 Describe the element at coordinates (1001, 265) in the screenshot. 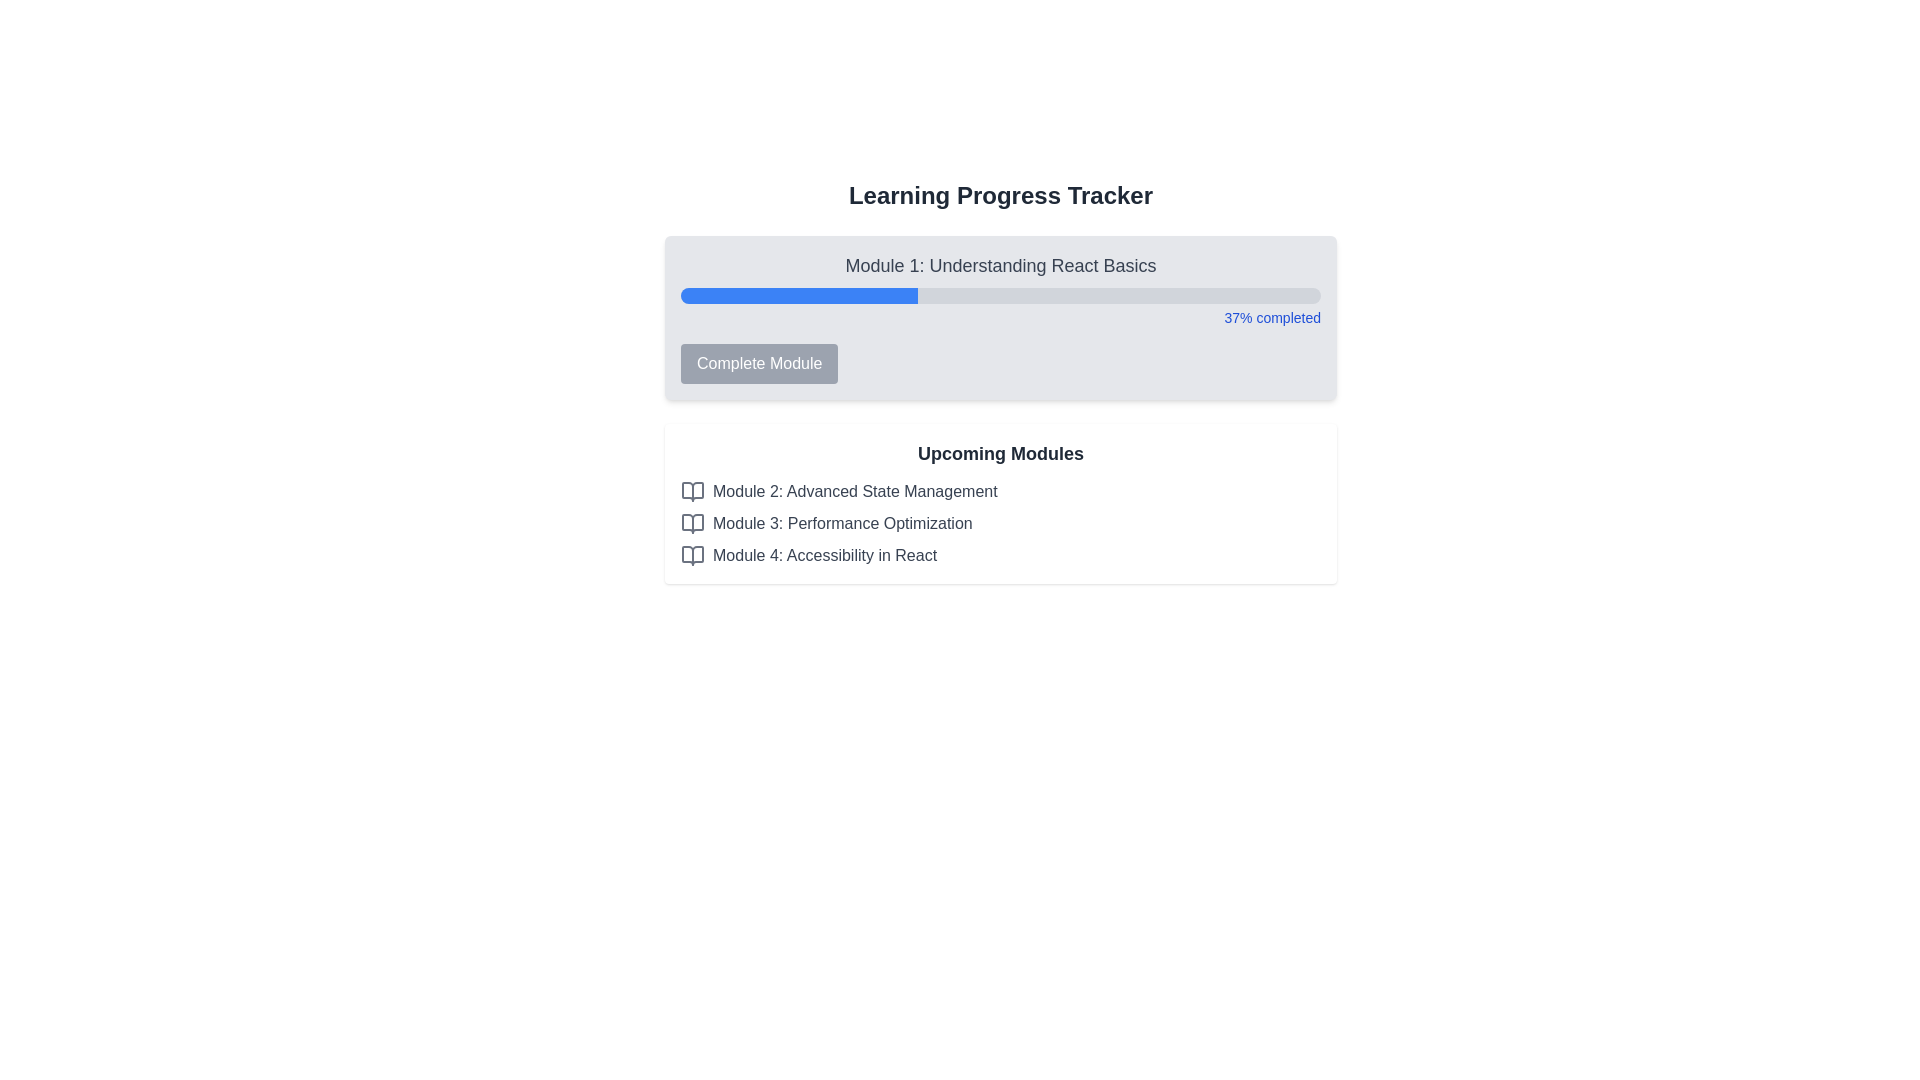

I see `the static text label that identifies the module name within the learning progress tracker interface, located centrally above the progress bar` at that location.